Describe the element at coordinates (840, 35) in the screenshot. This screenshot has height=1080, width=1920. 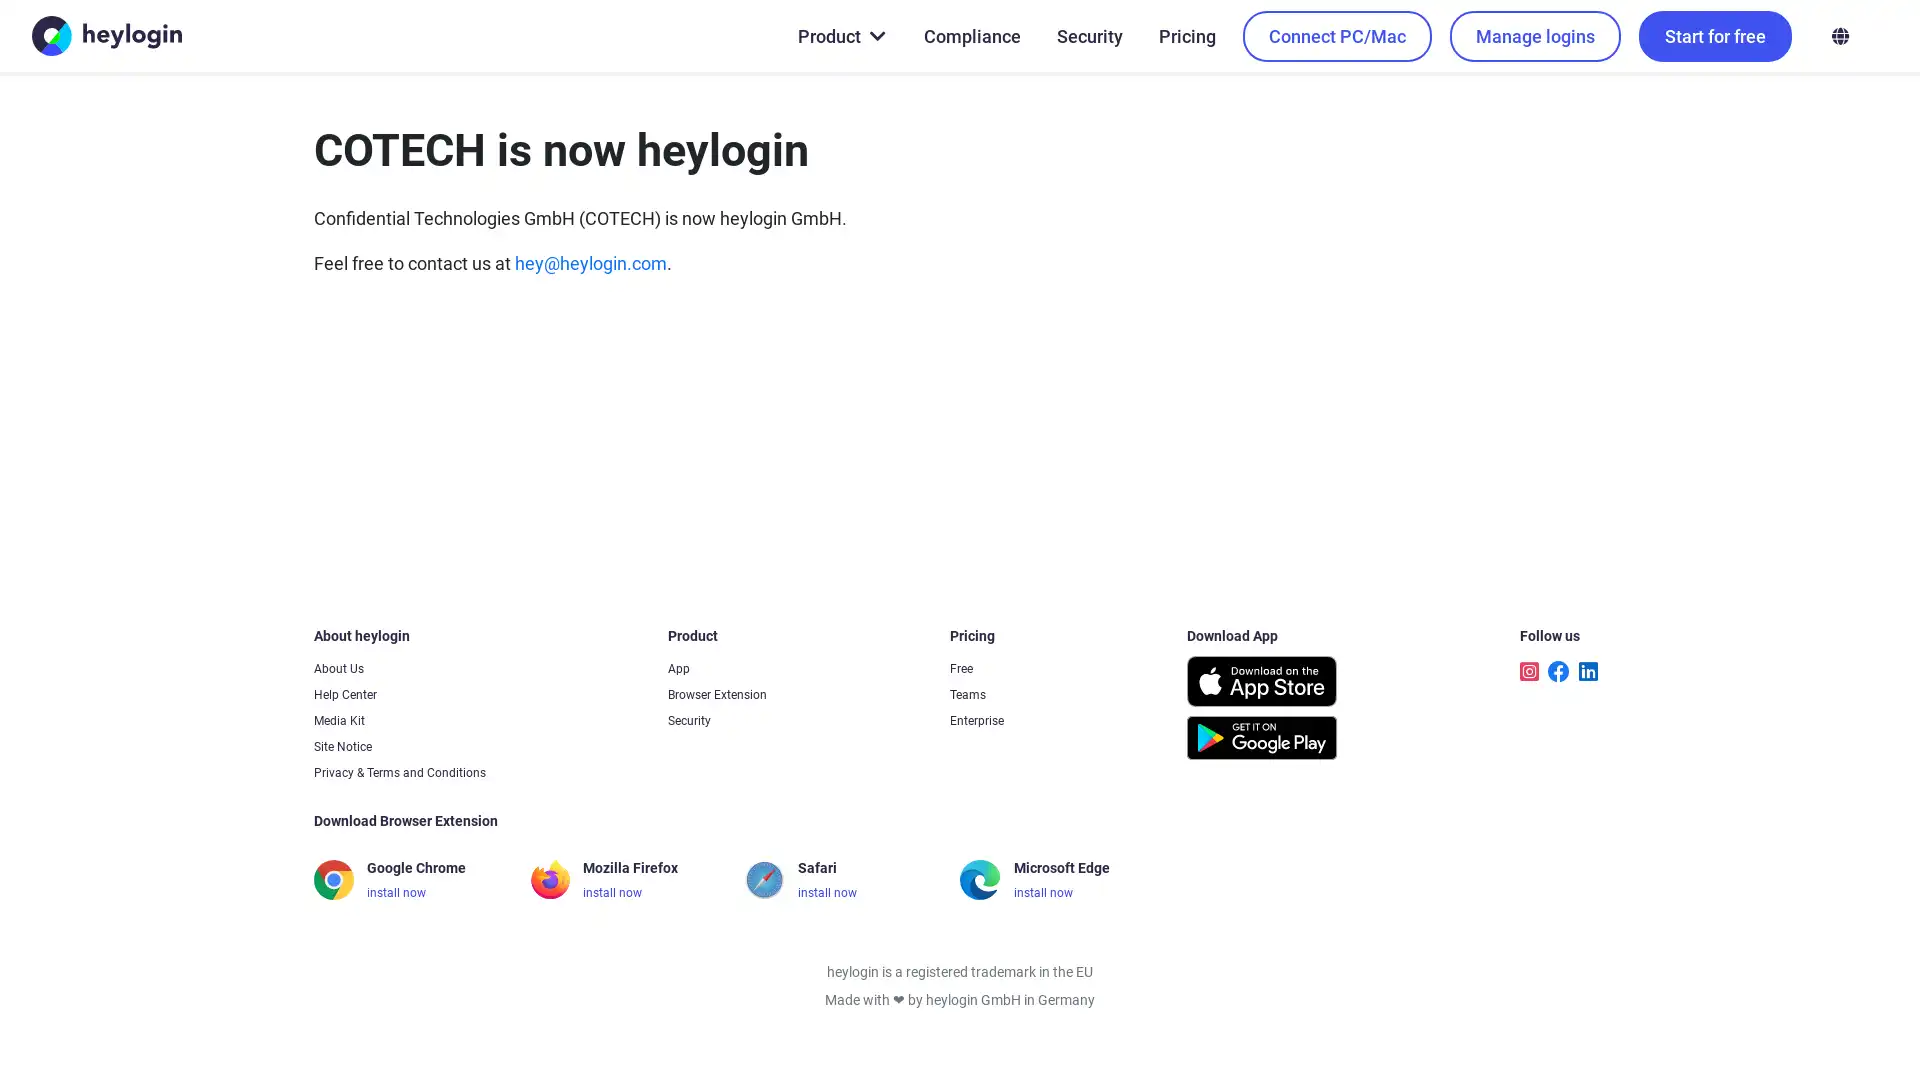
I see `Product` at that location.